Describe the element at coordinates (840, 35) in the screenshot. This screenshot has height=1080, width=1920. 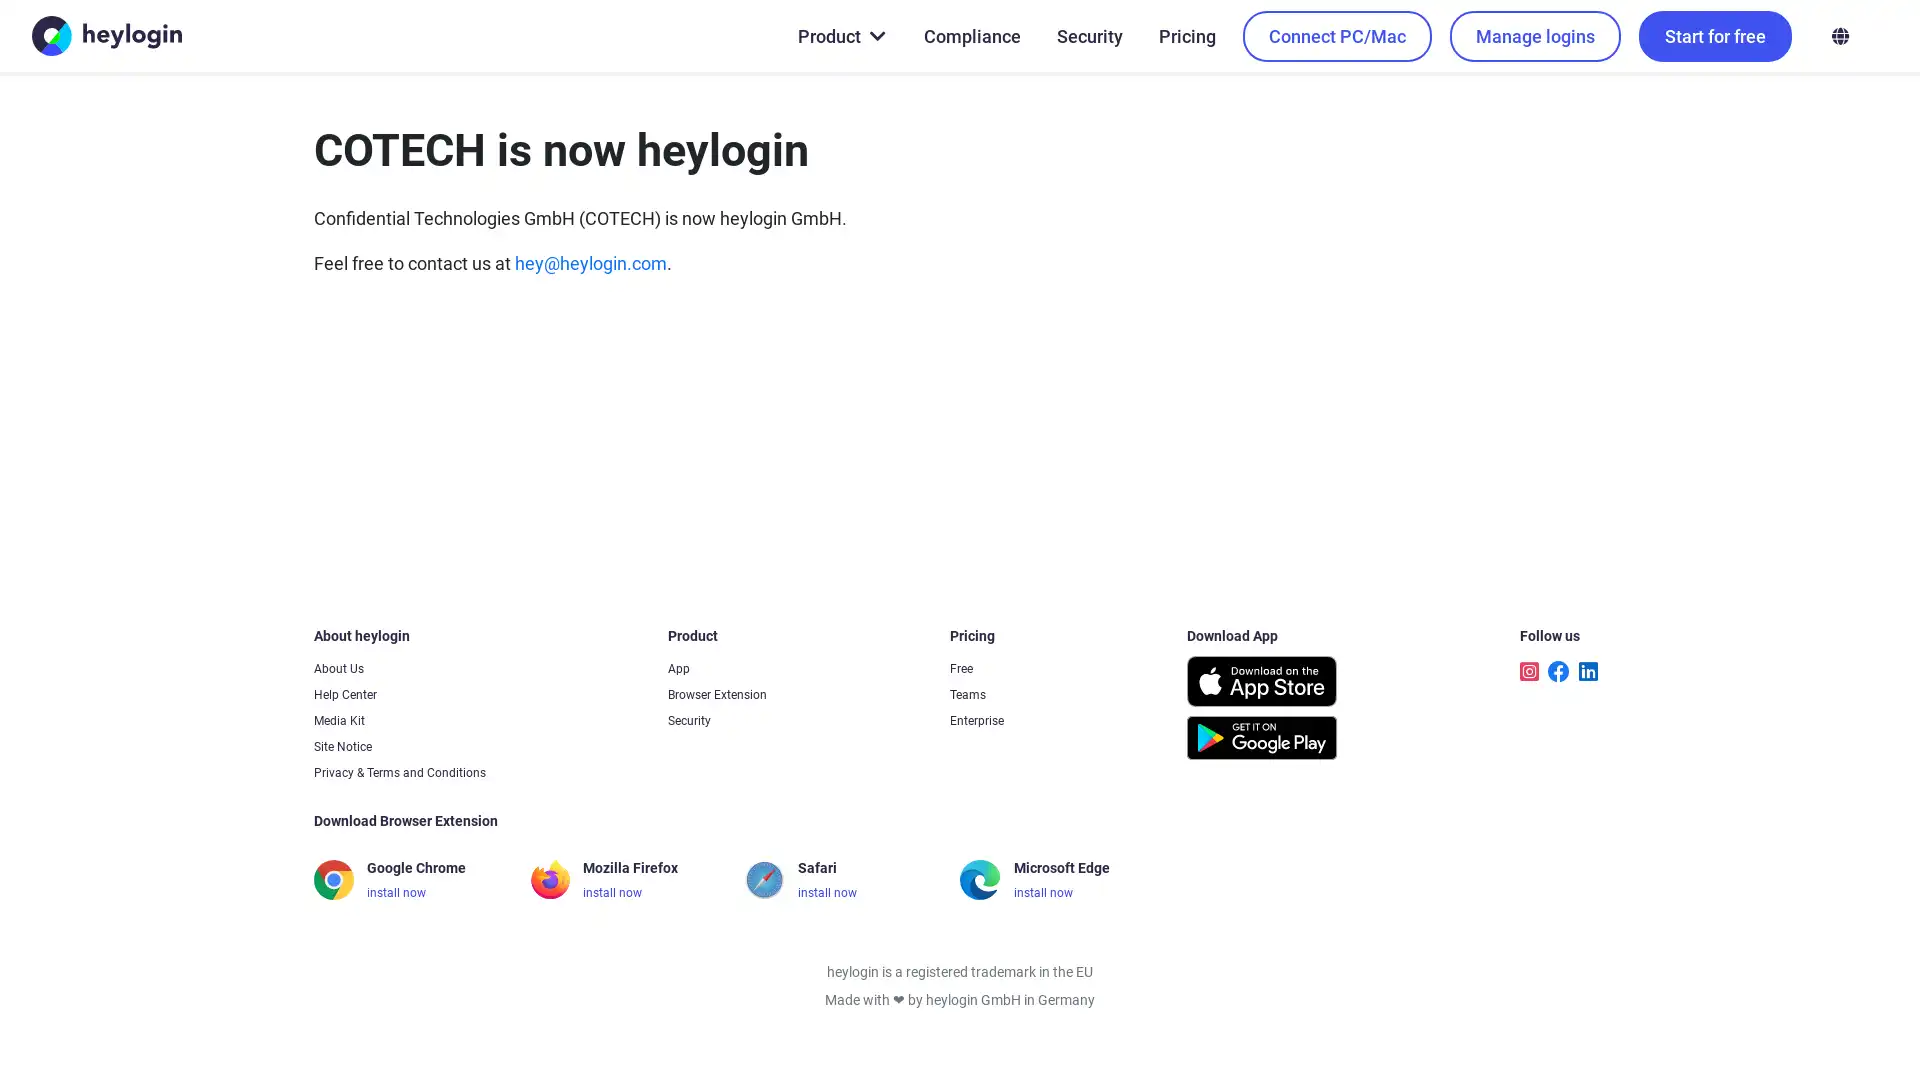
I see `Product` at that location.